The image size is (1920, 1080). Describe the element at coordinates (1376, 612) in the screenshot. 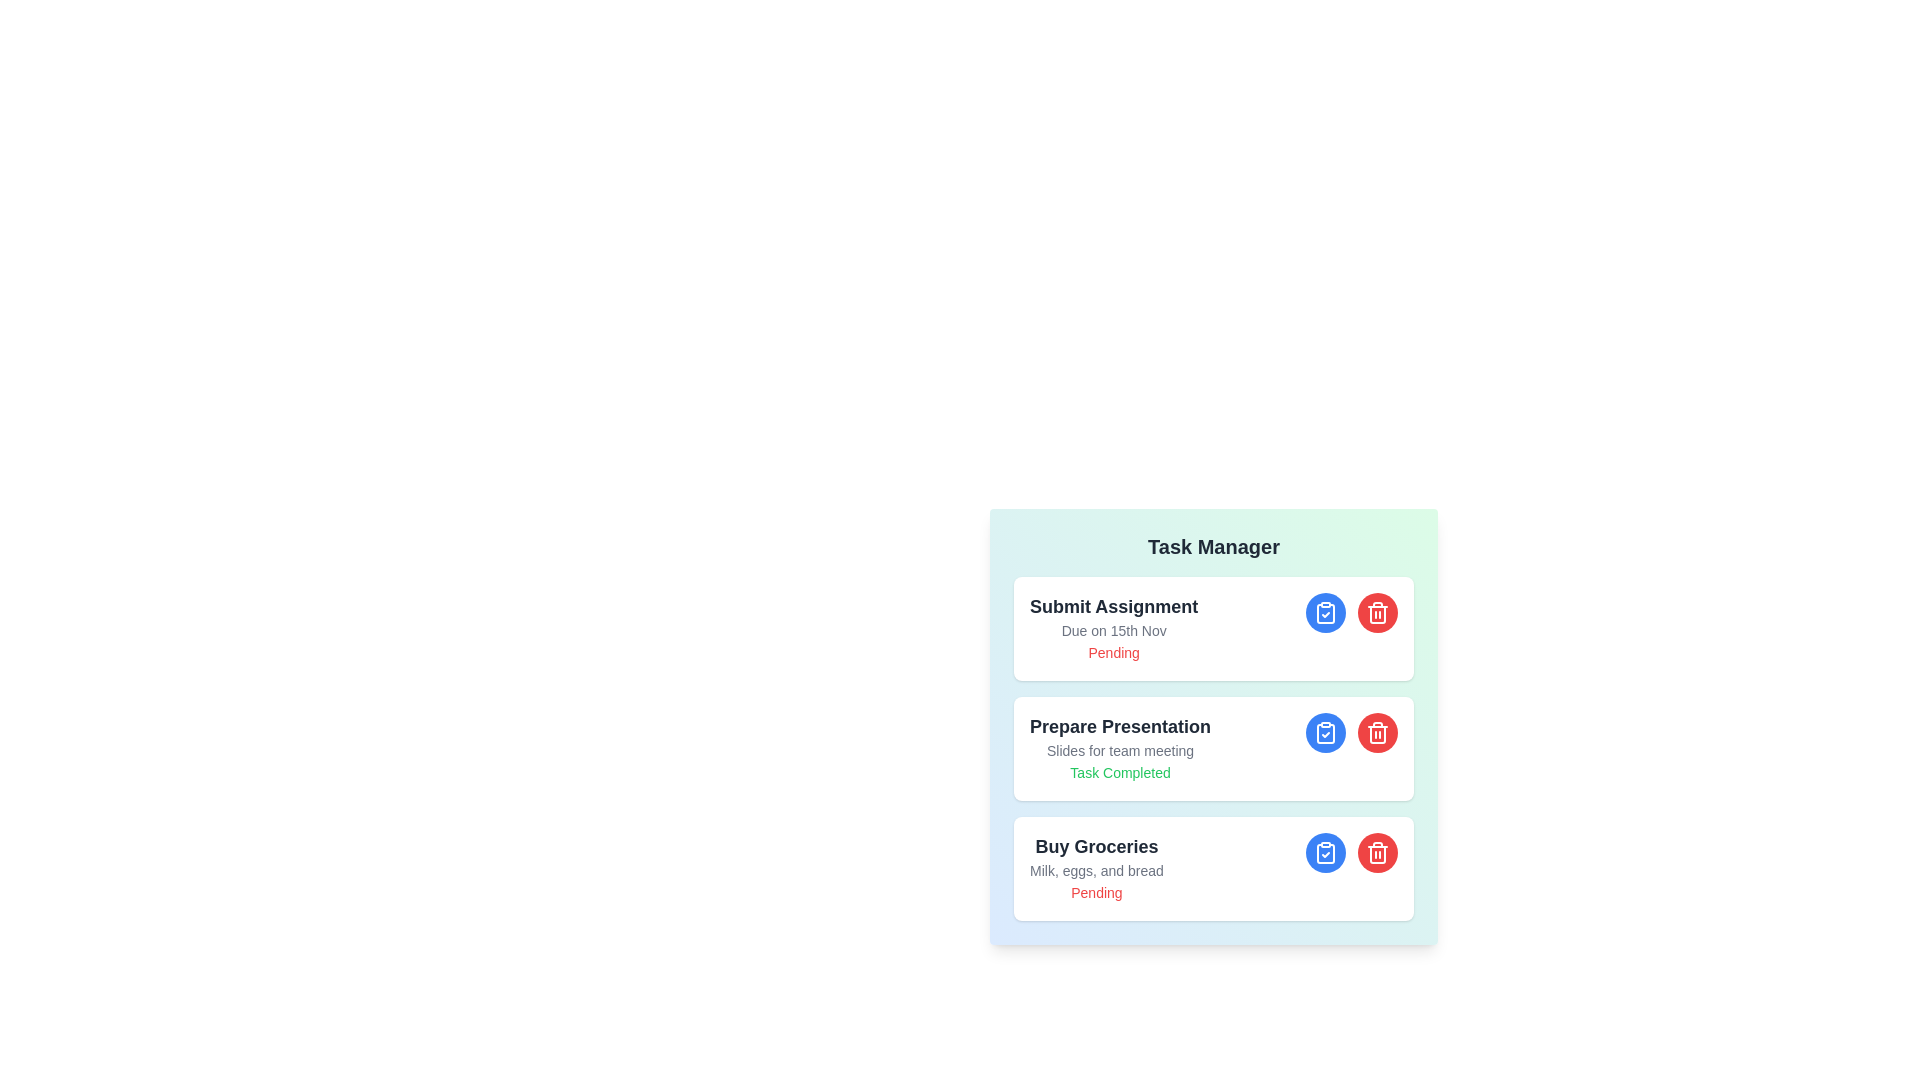

I see `delete button for the task titled Submit Assignment` at that location.